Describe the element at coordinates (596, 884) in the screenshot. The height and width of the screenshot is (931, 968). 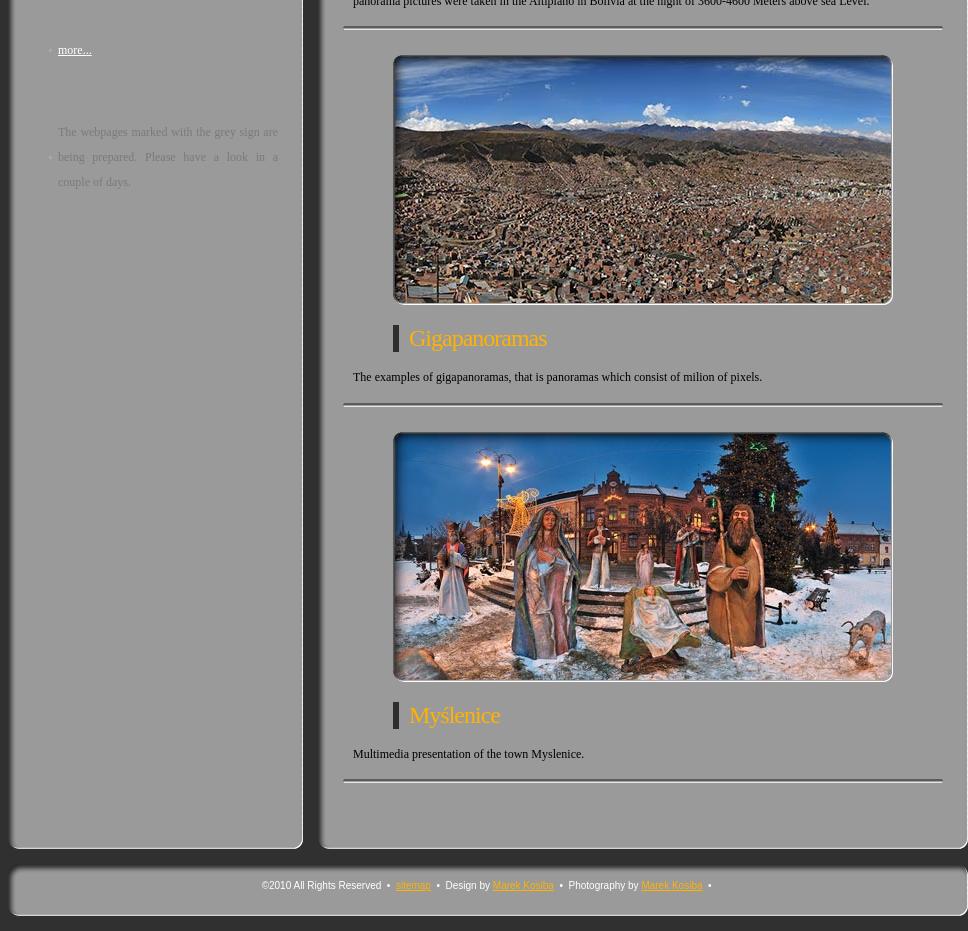
I see `'• 
		 Photography by'` at that location.